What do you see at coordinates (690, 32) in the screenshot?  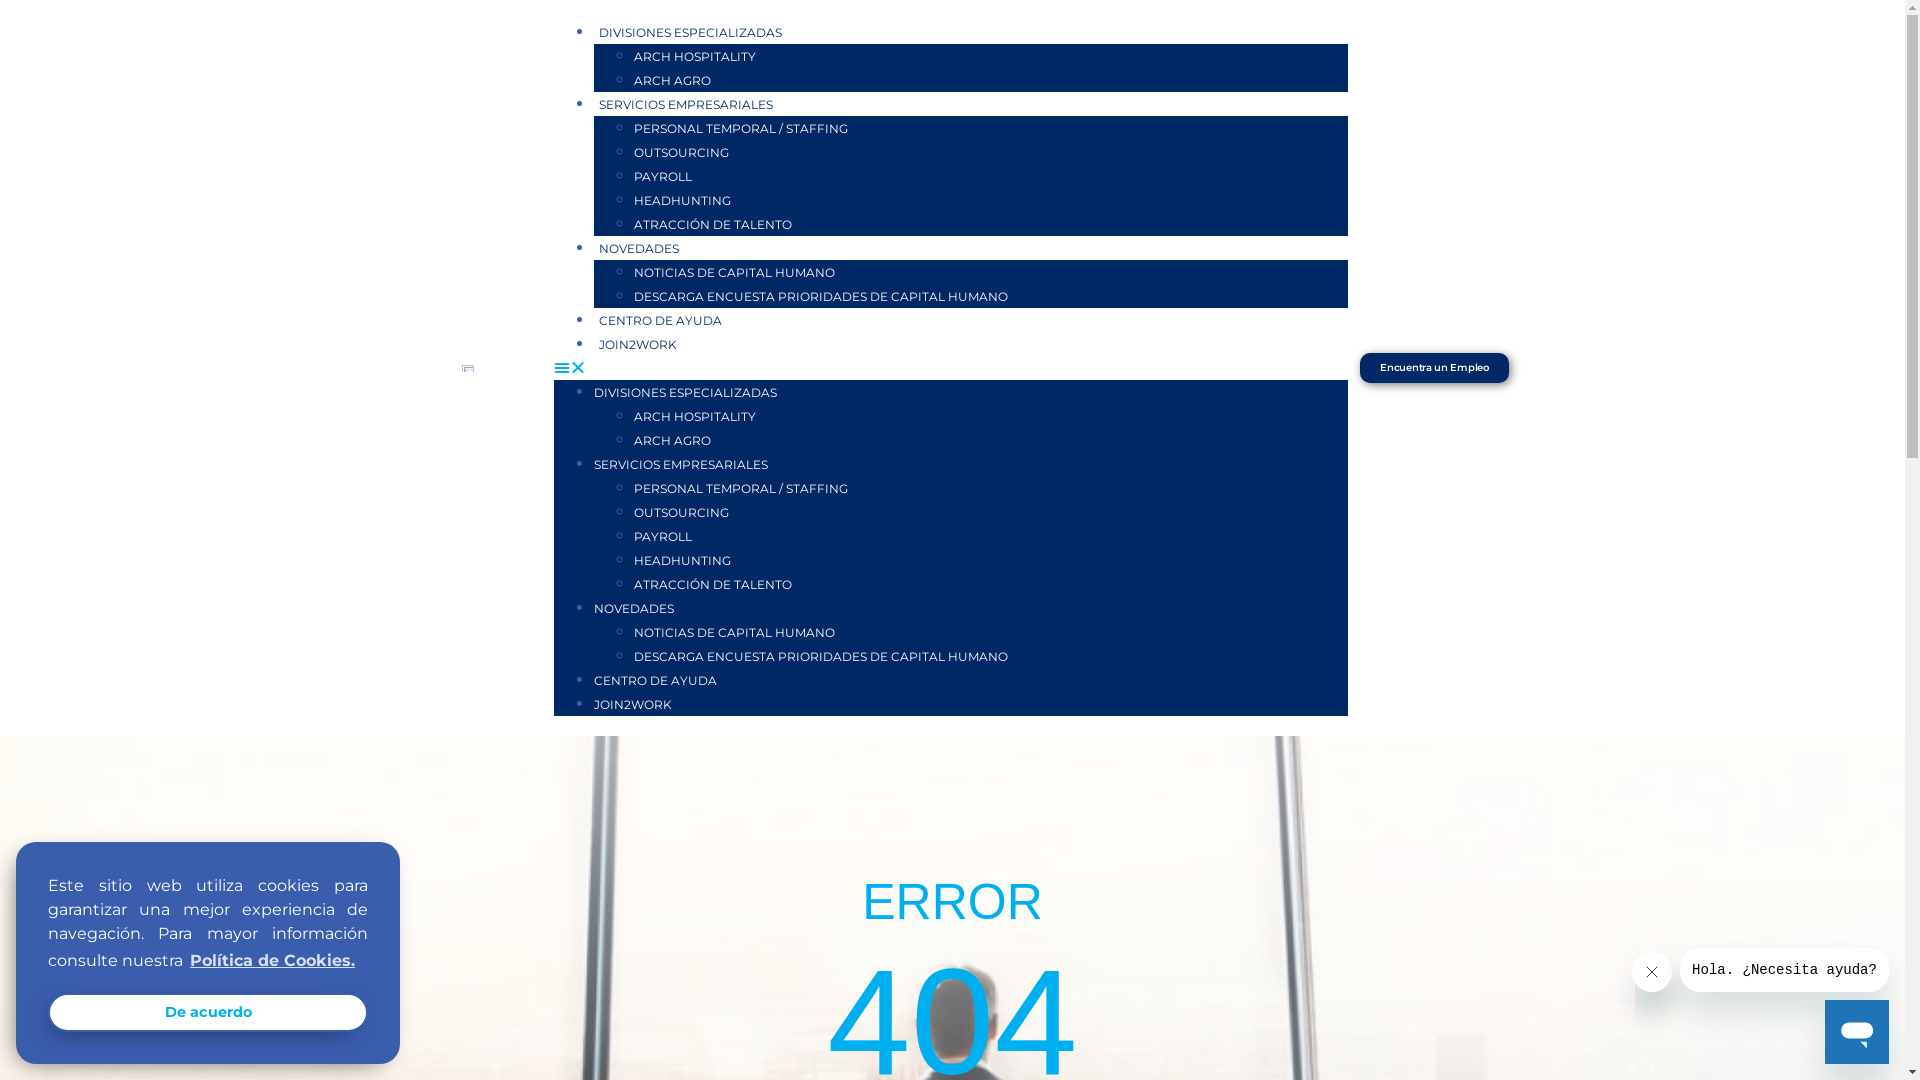 I see `'DIVISIONES ESPECIALIZADAS'` at bounding box center [690, 32].